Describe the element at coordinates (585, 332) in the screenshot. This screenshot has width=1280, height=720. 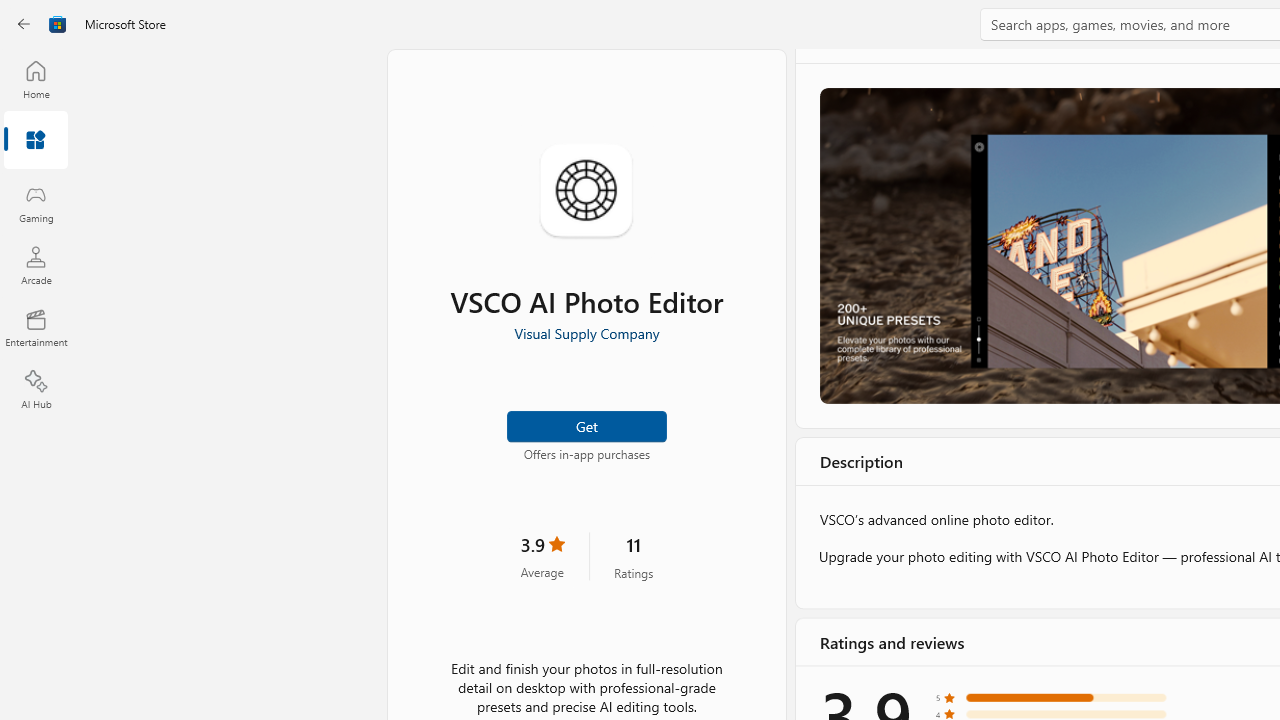
I see `'Visual Supply Company'` at that location.